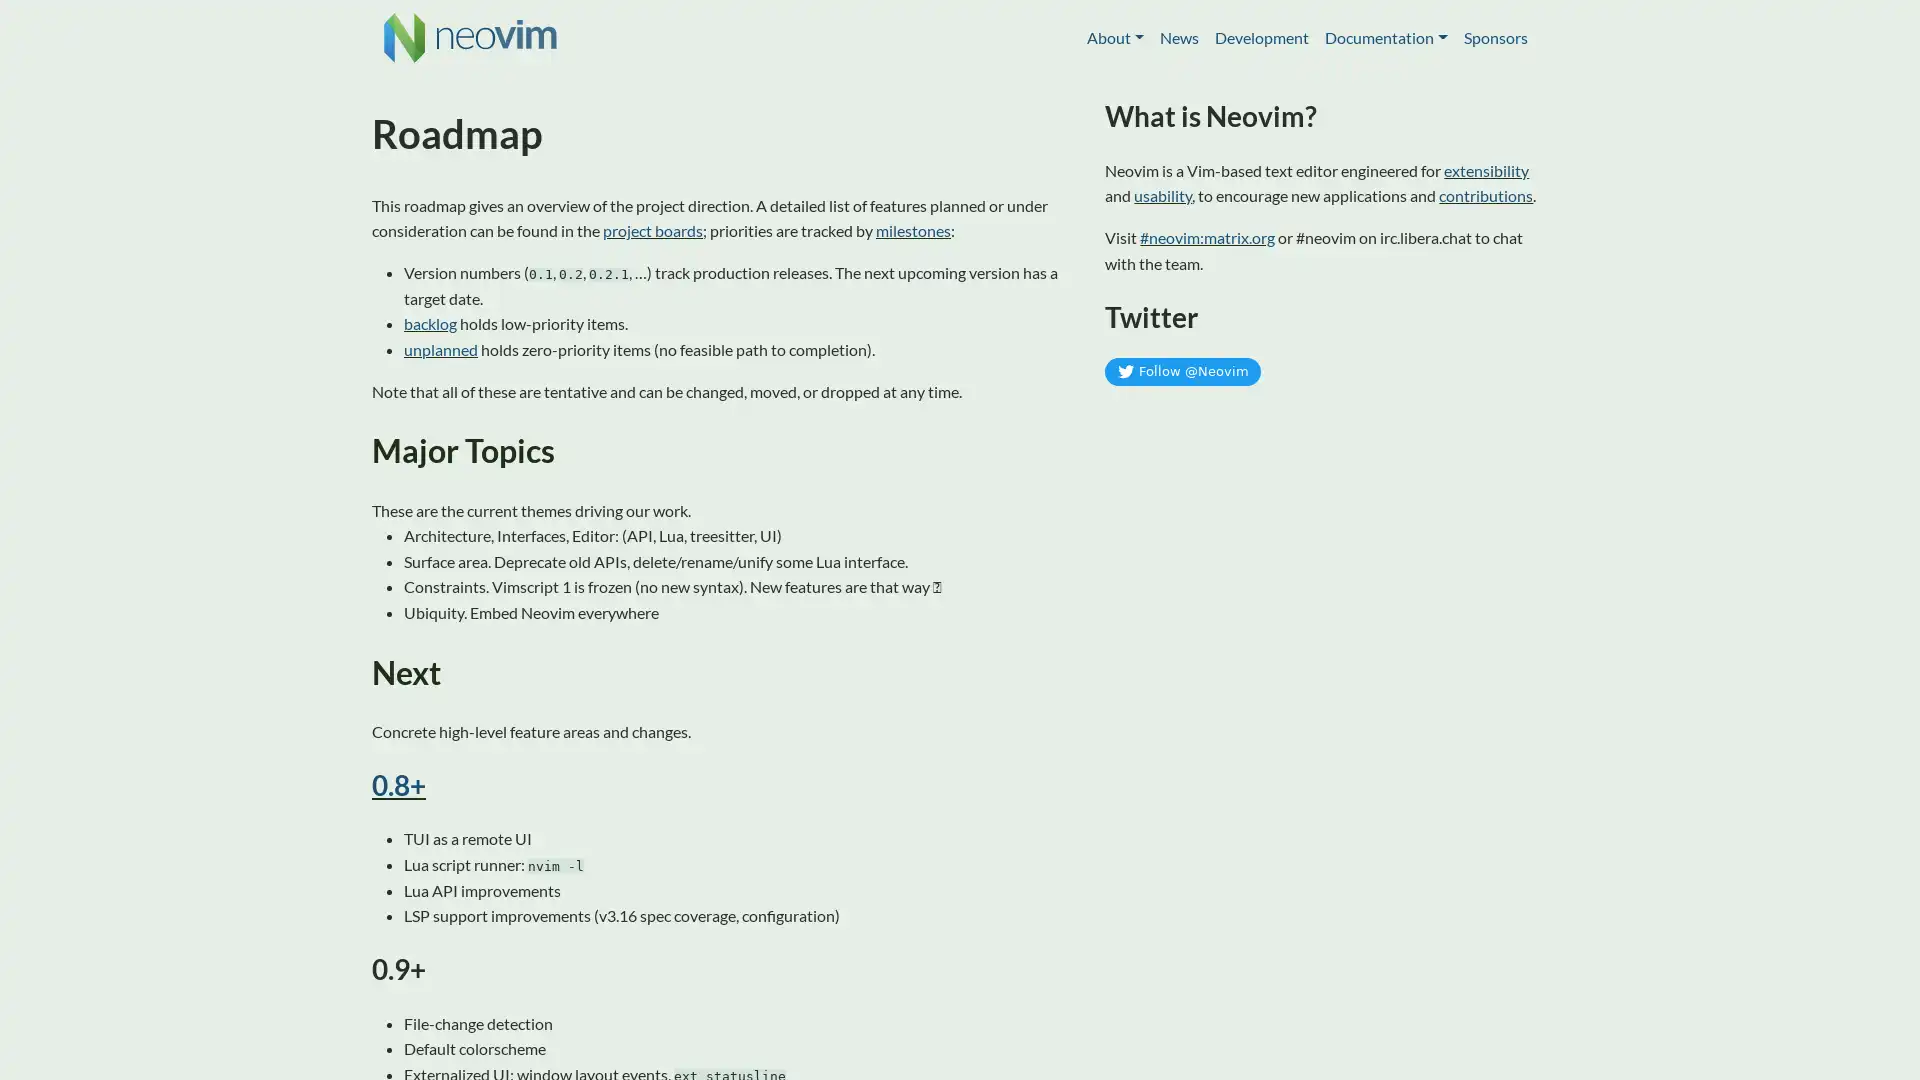 Image resolution: width=1920 pixels, height=1080 pixels. I want to click on Documentation, so click(1385, 37).